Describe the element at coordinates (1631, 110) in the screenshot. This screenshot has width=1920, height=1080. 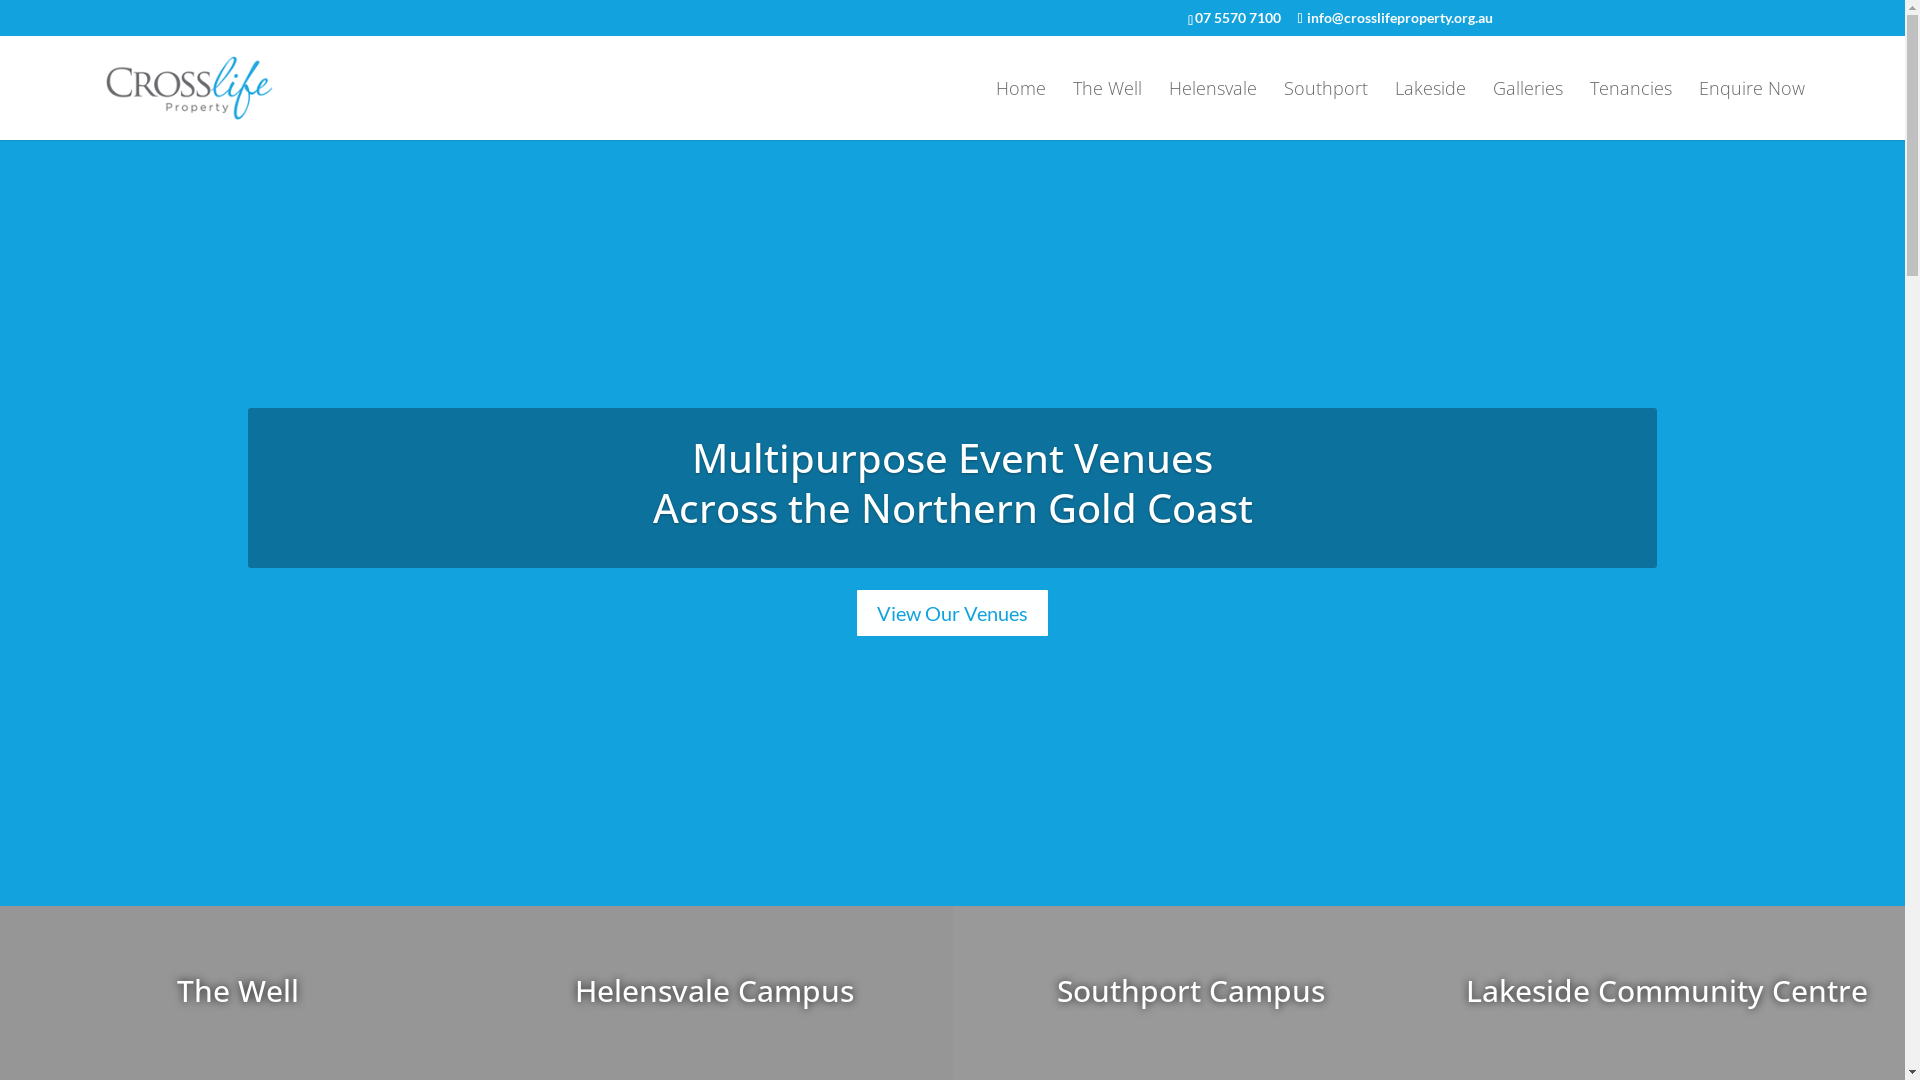
I see `'Tenancies'` at that location.